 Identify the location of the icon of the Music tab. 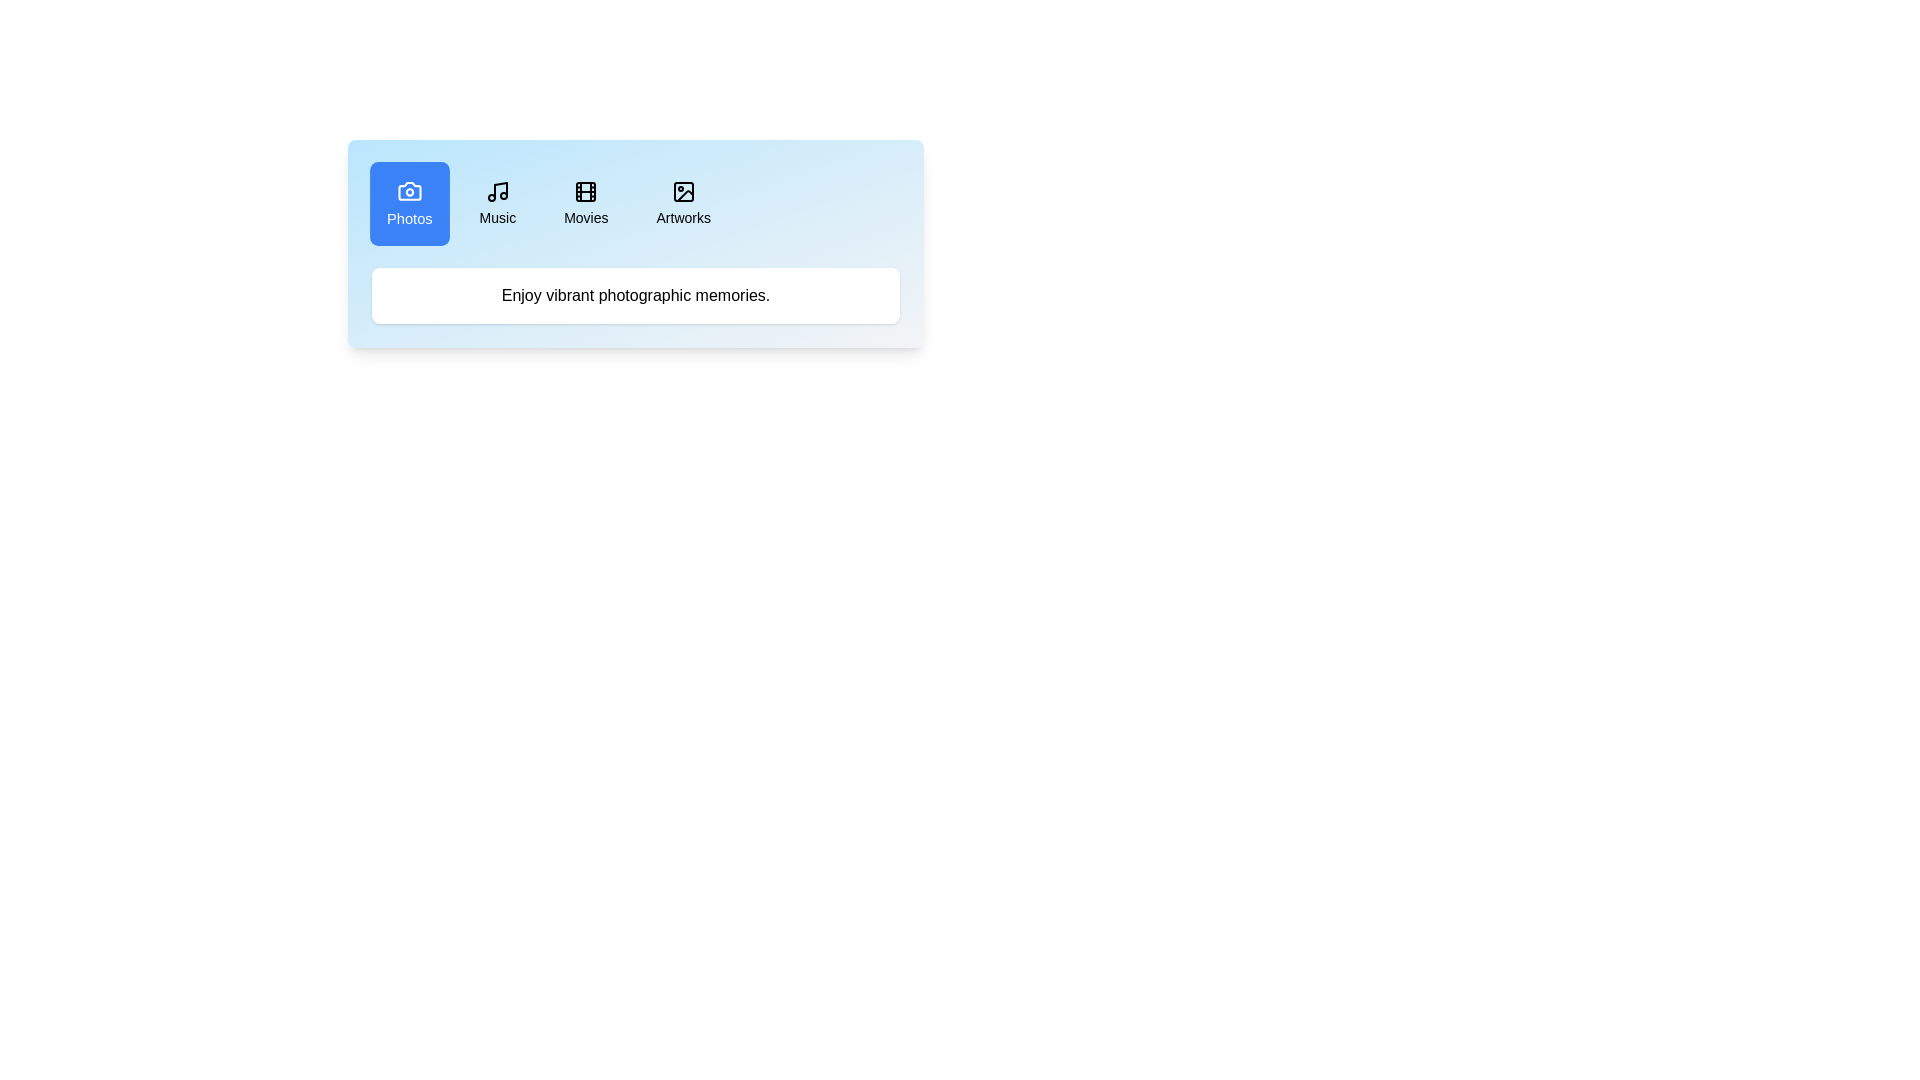
(497, 192).